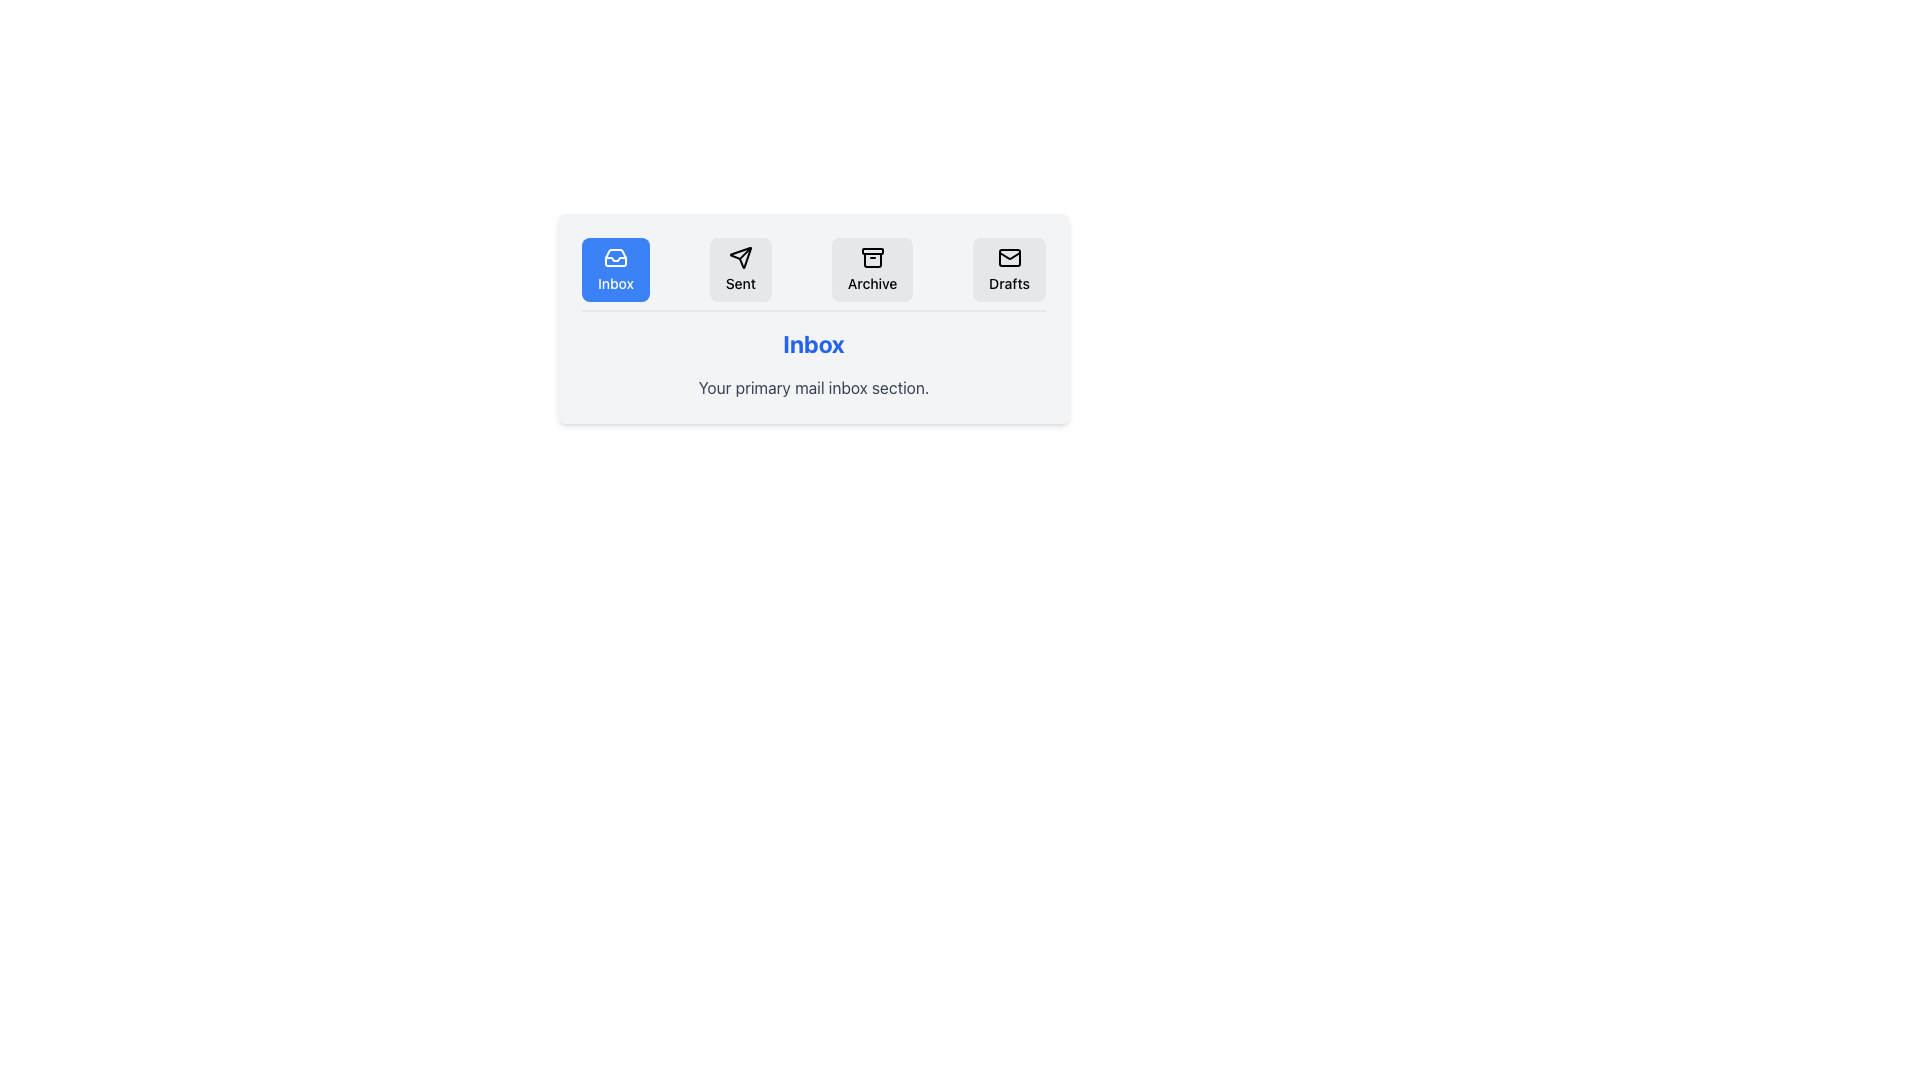 Image resolution: width=1920 pixels, height=1080 pixels. What do you see at coordinates (614, 284) in the screenshot?
I see `'Inbox' text label which is styled in a smaller font size and is located within a blue, rounded rectangle button, positioned at the upper-left quadrant of the layout area` at bounding box center [614, 284].